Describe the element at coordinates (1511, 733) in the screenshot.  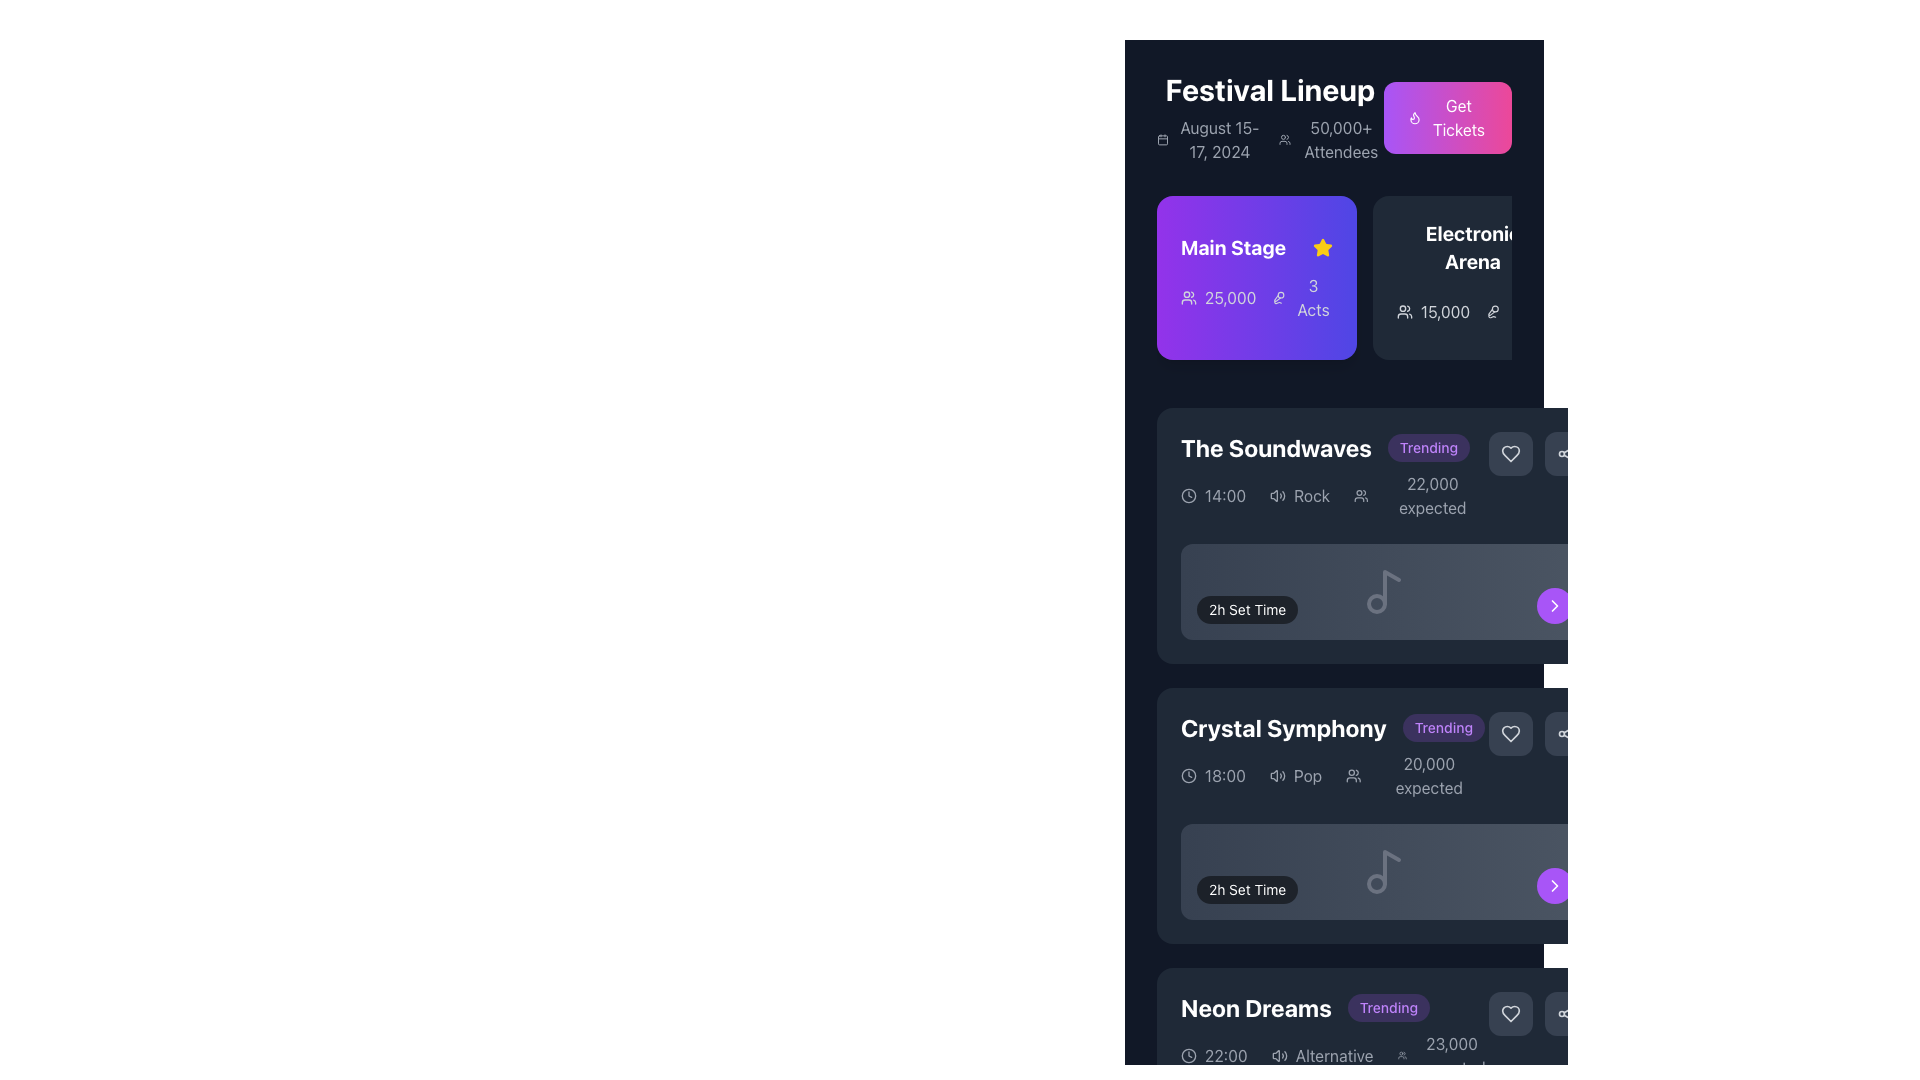
I see `the heart icon located at the top-right corner of the 'Crystal Symphony' section to mark it as favorite or like` at that location.